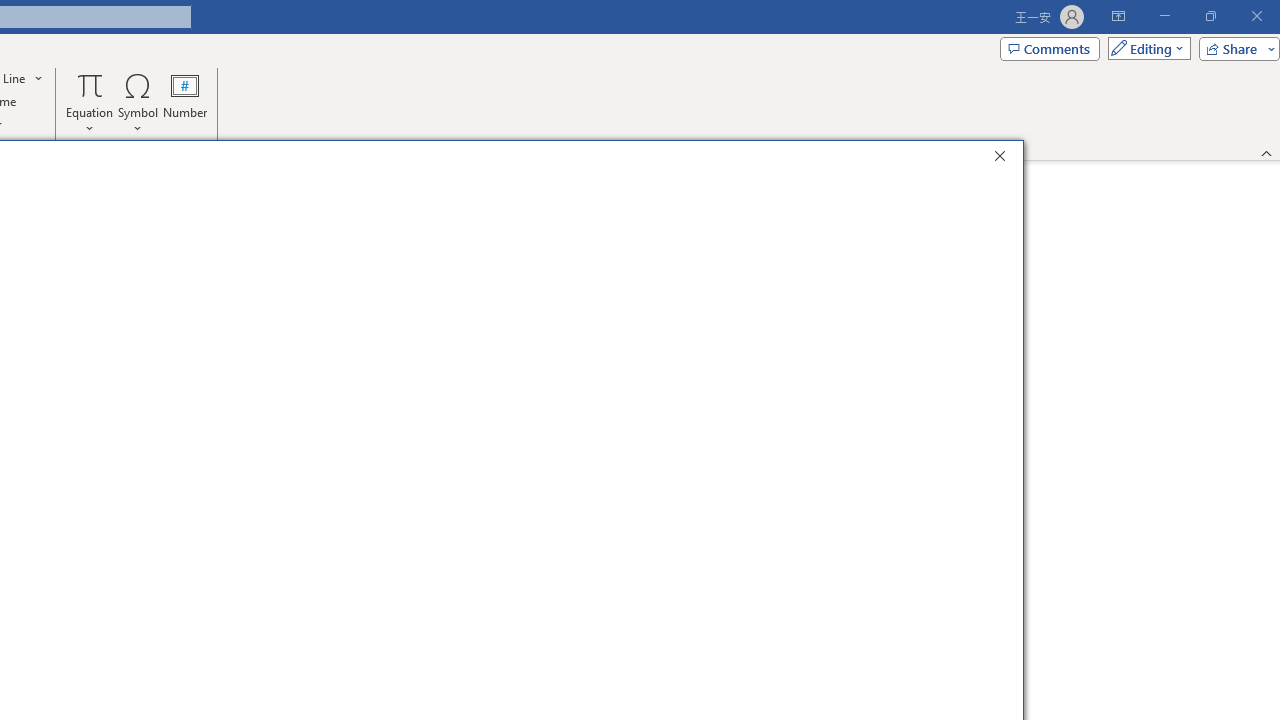 Image resolution: width=1280 pixels, height=720 pixels. I want to click on 'Editing', so click(1144, 47).